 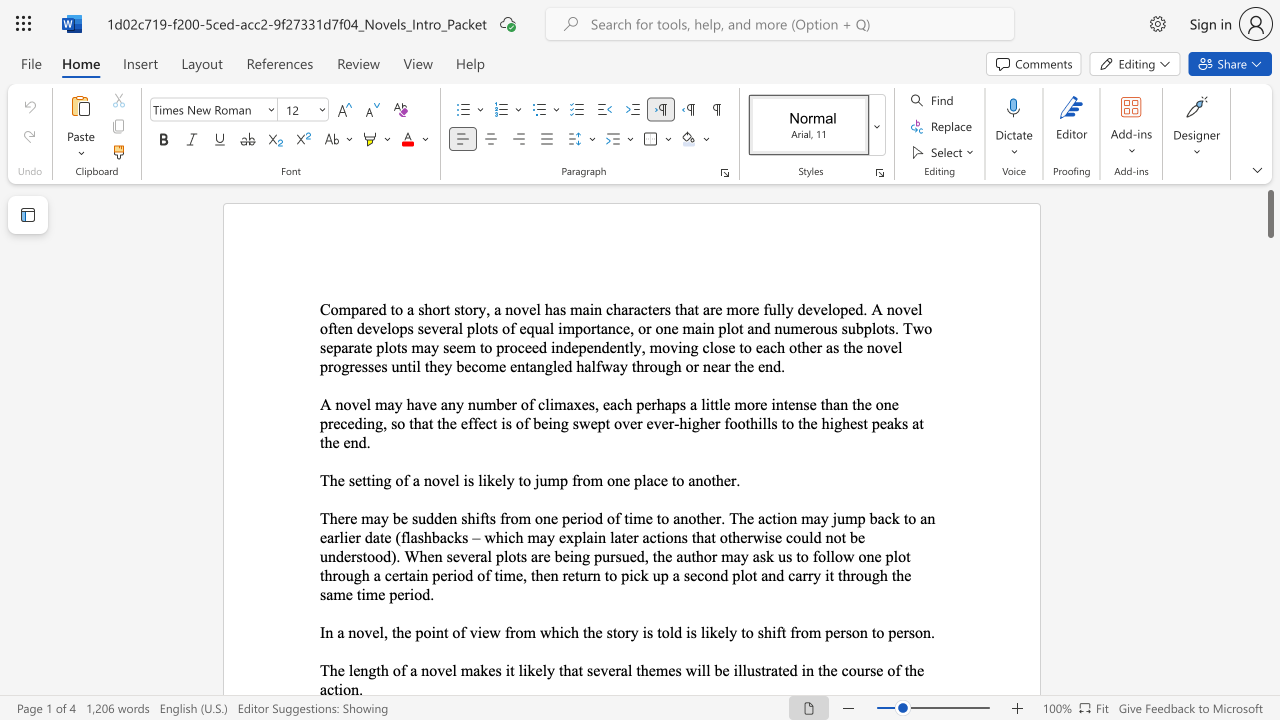 What do you see at coordinates (1269, 360) in the screenshot?
I see `the scrollbar to move the page downward` at bounding box center [1269, 360].